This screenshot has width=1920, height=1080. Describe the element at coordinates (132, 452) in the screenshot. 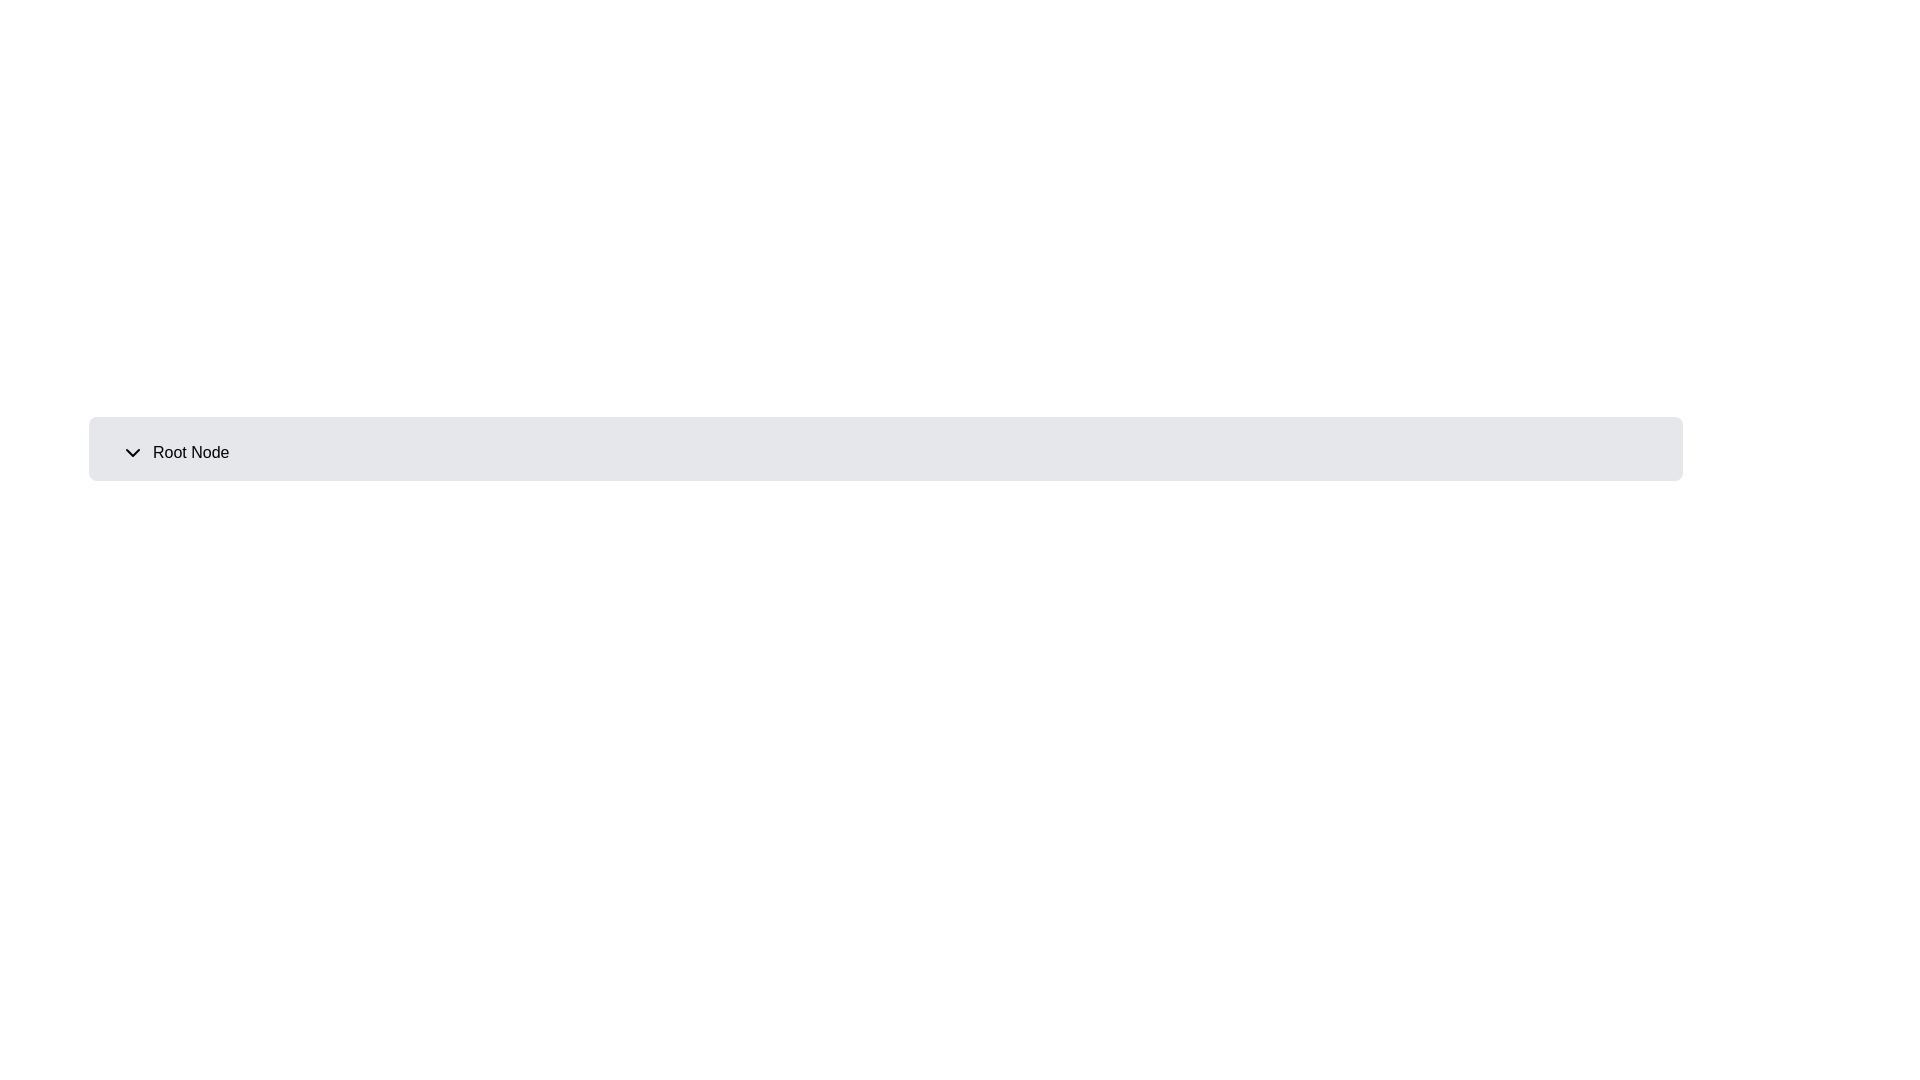

I see `the dropdown indicator SVG icon, which is a small chevron pointing downwards located immediately to the left of the text 'Root Node'` at that location.